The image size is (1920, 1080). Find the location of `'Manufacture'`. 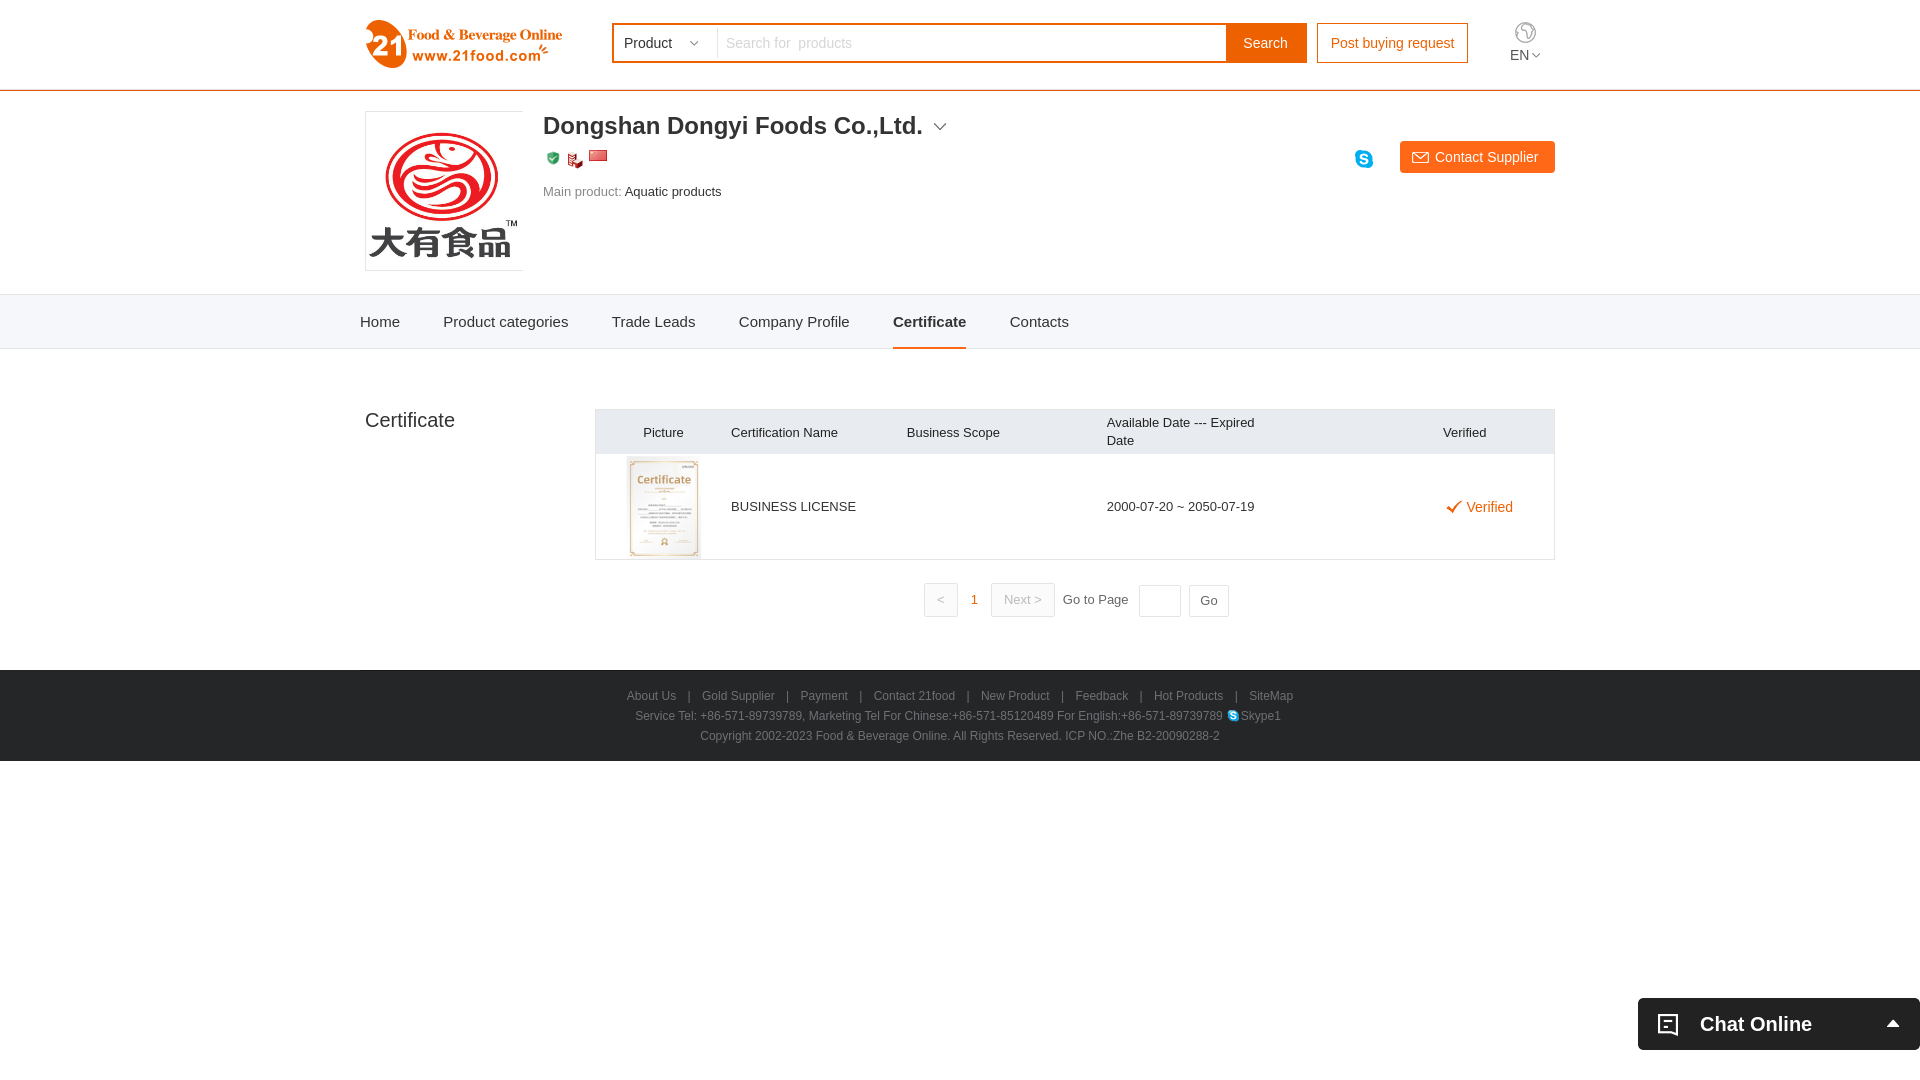

'Manufacture' is located at coordinates (574, 158).